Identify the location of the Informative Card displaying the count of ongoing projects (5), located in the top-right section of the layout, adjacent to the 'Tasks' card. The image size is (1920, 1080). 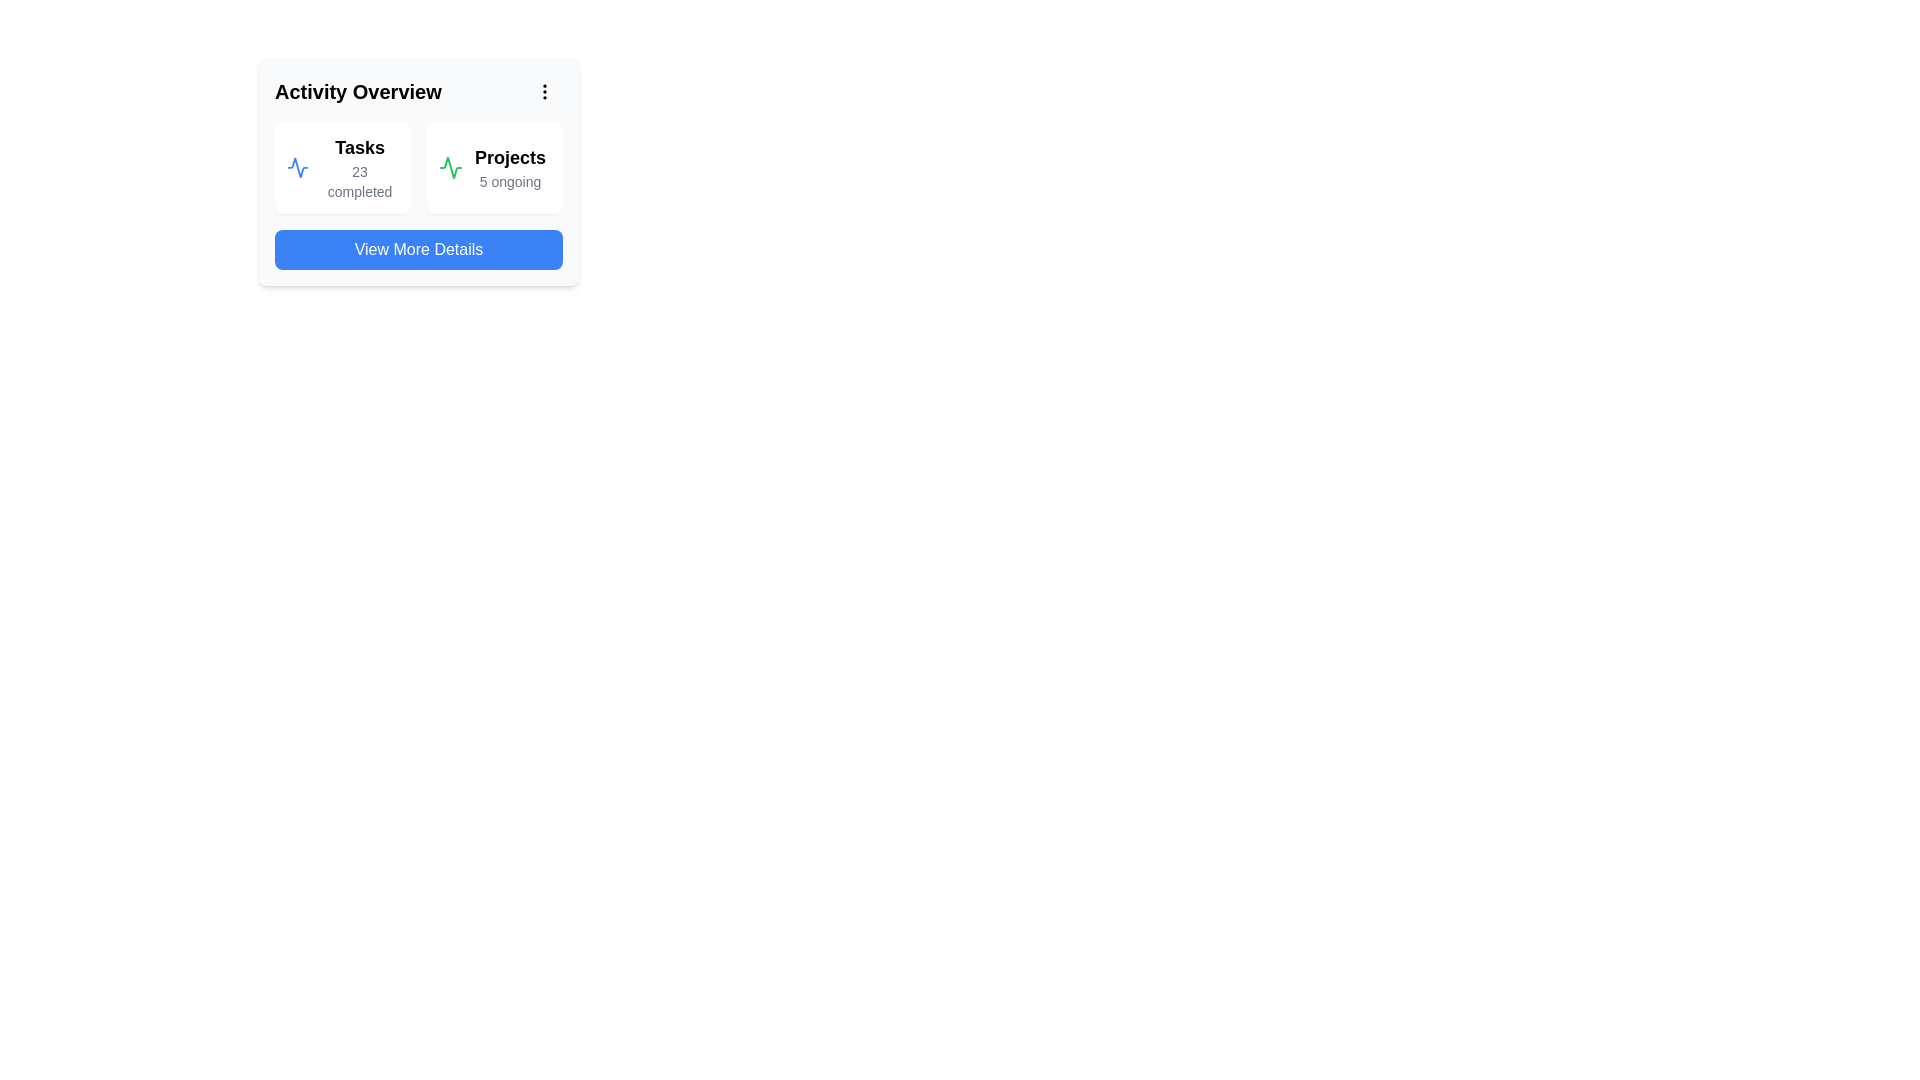
(494, 167).